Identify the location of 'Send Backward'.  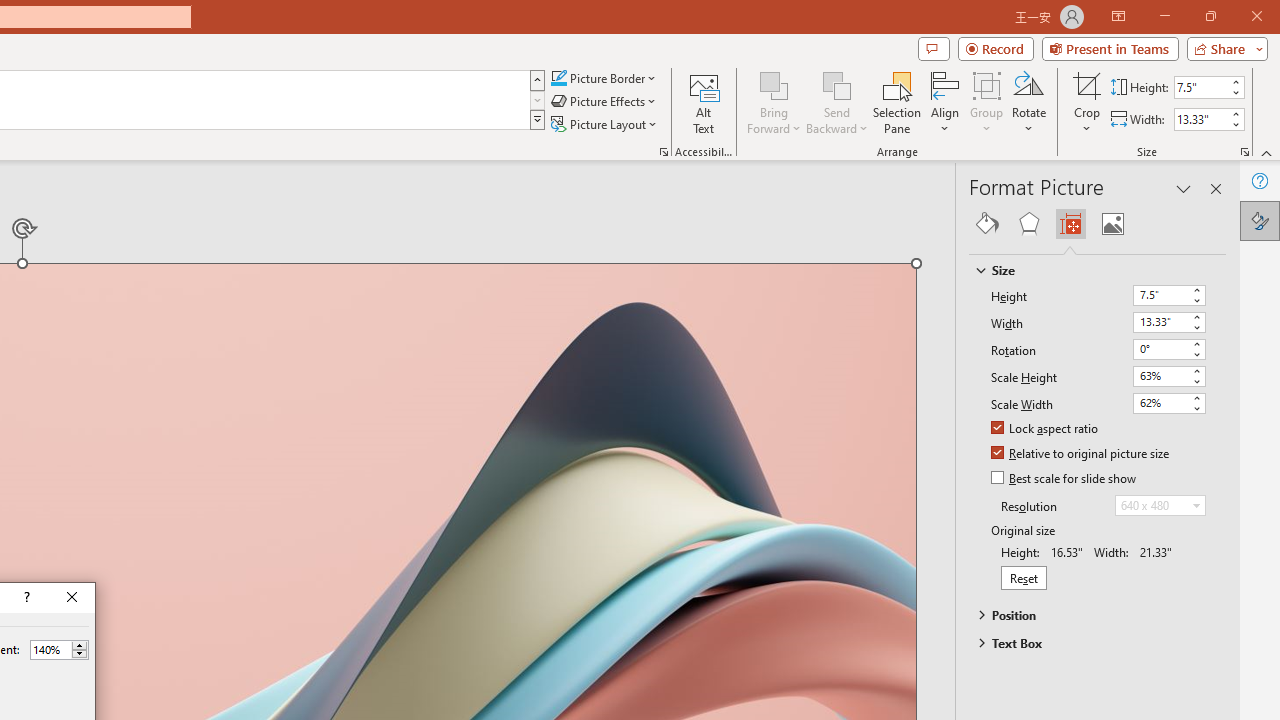
(837, 84).